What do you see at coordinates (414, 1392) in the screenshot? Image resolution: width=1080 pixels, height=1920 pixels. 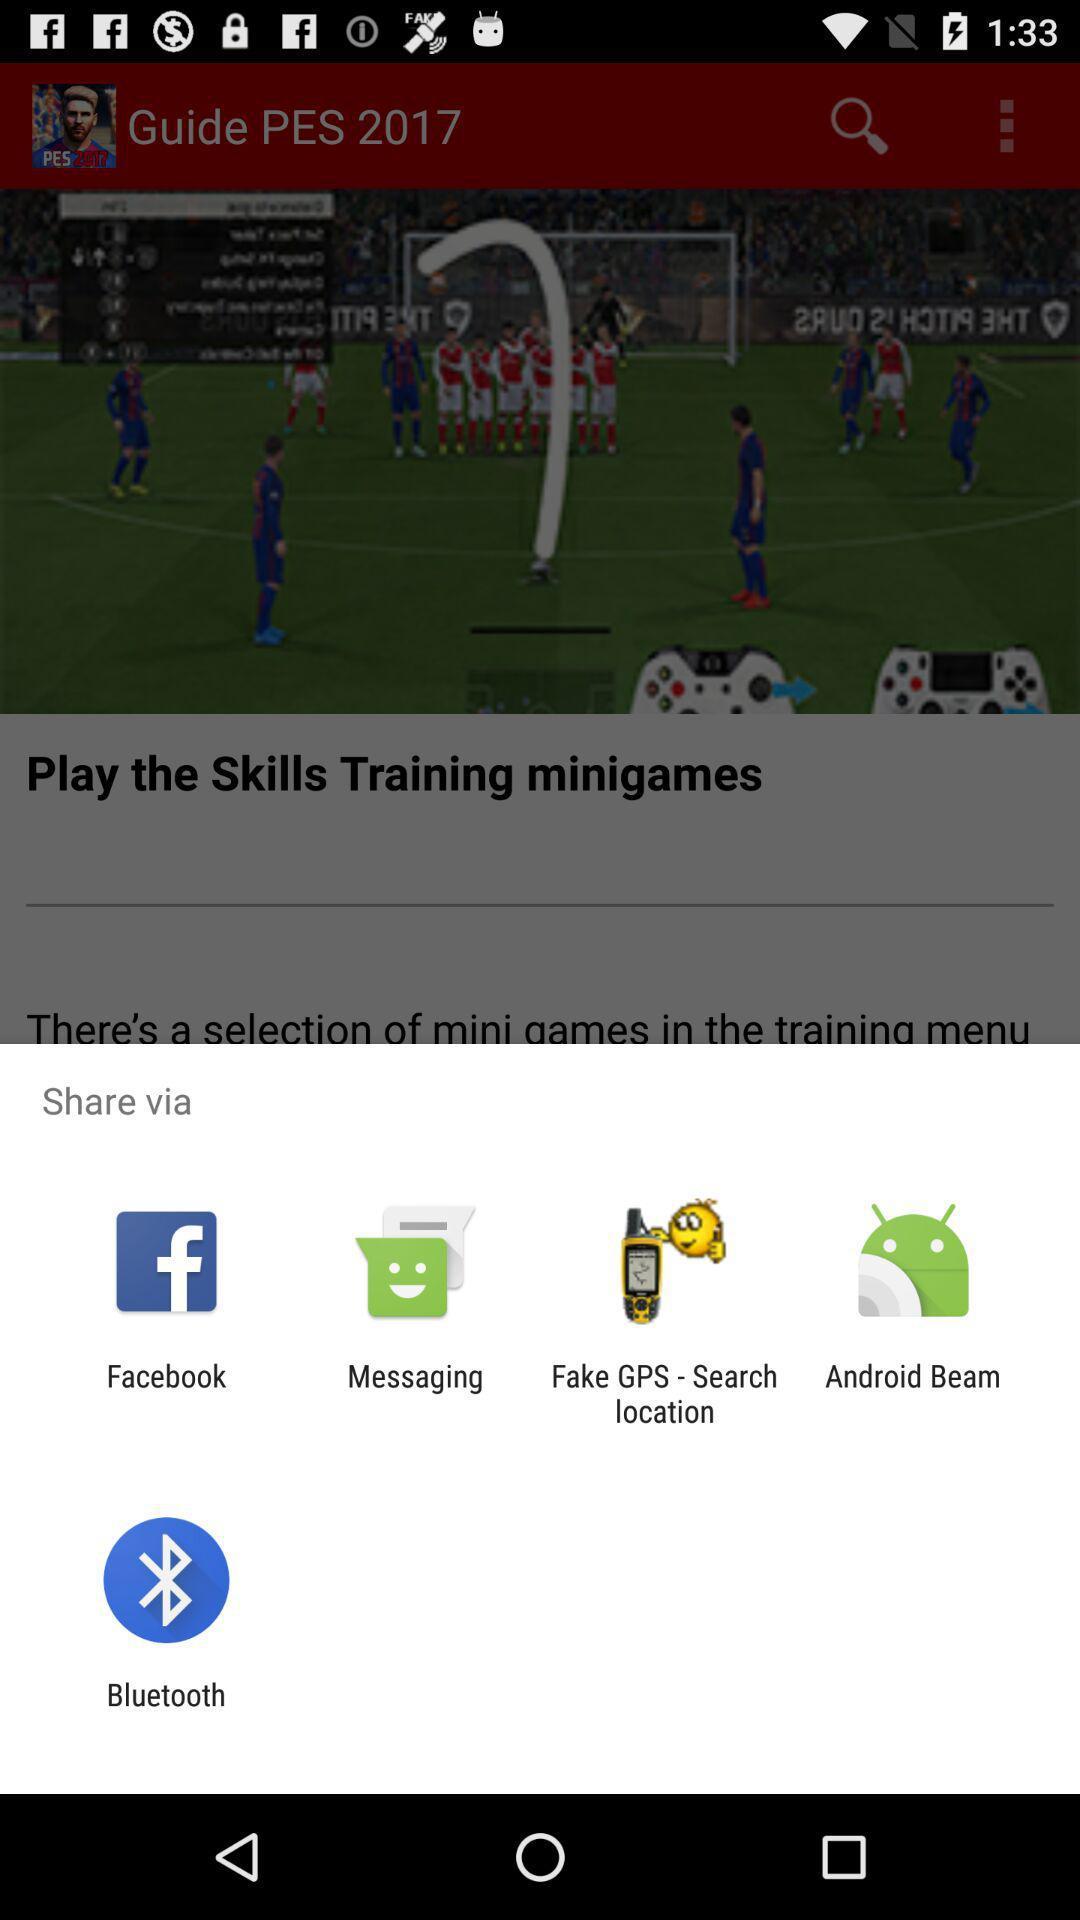 I see `the icon to the right of facebook item` at bounding box center [414, 1392].